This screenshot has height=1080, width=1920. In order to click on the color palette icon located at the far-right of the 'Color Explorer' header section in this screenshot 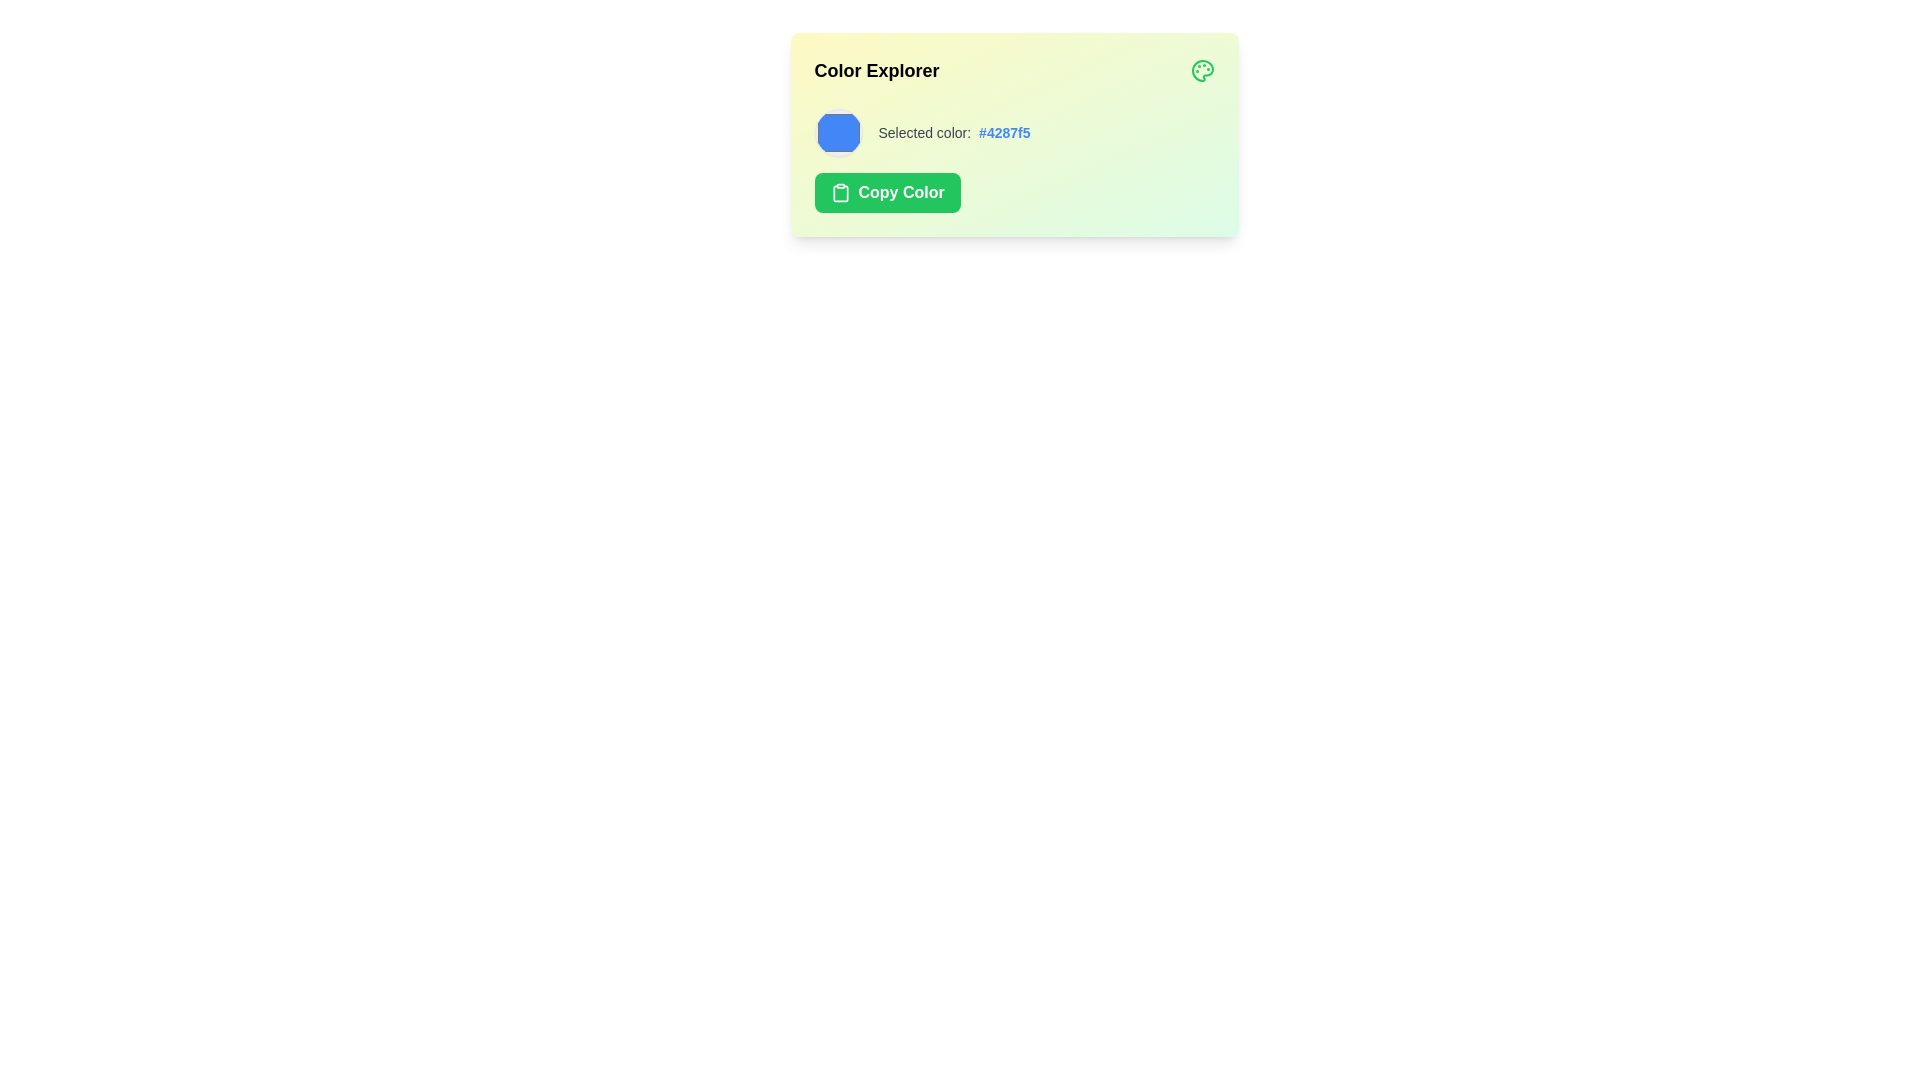, I will do `click(1201, 69)`.